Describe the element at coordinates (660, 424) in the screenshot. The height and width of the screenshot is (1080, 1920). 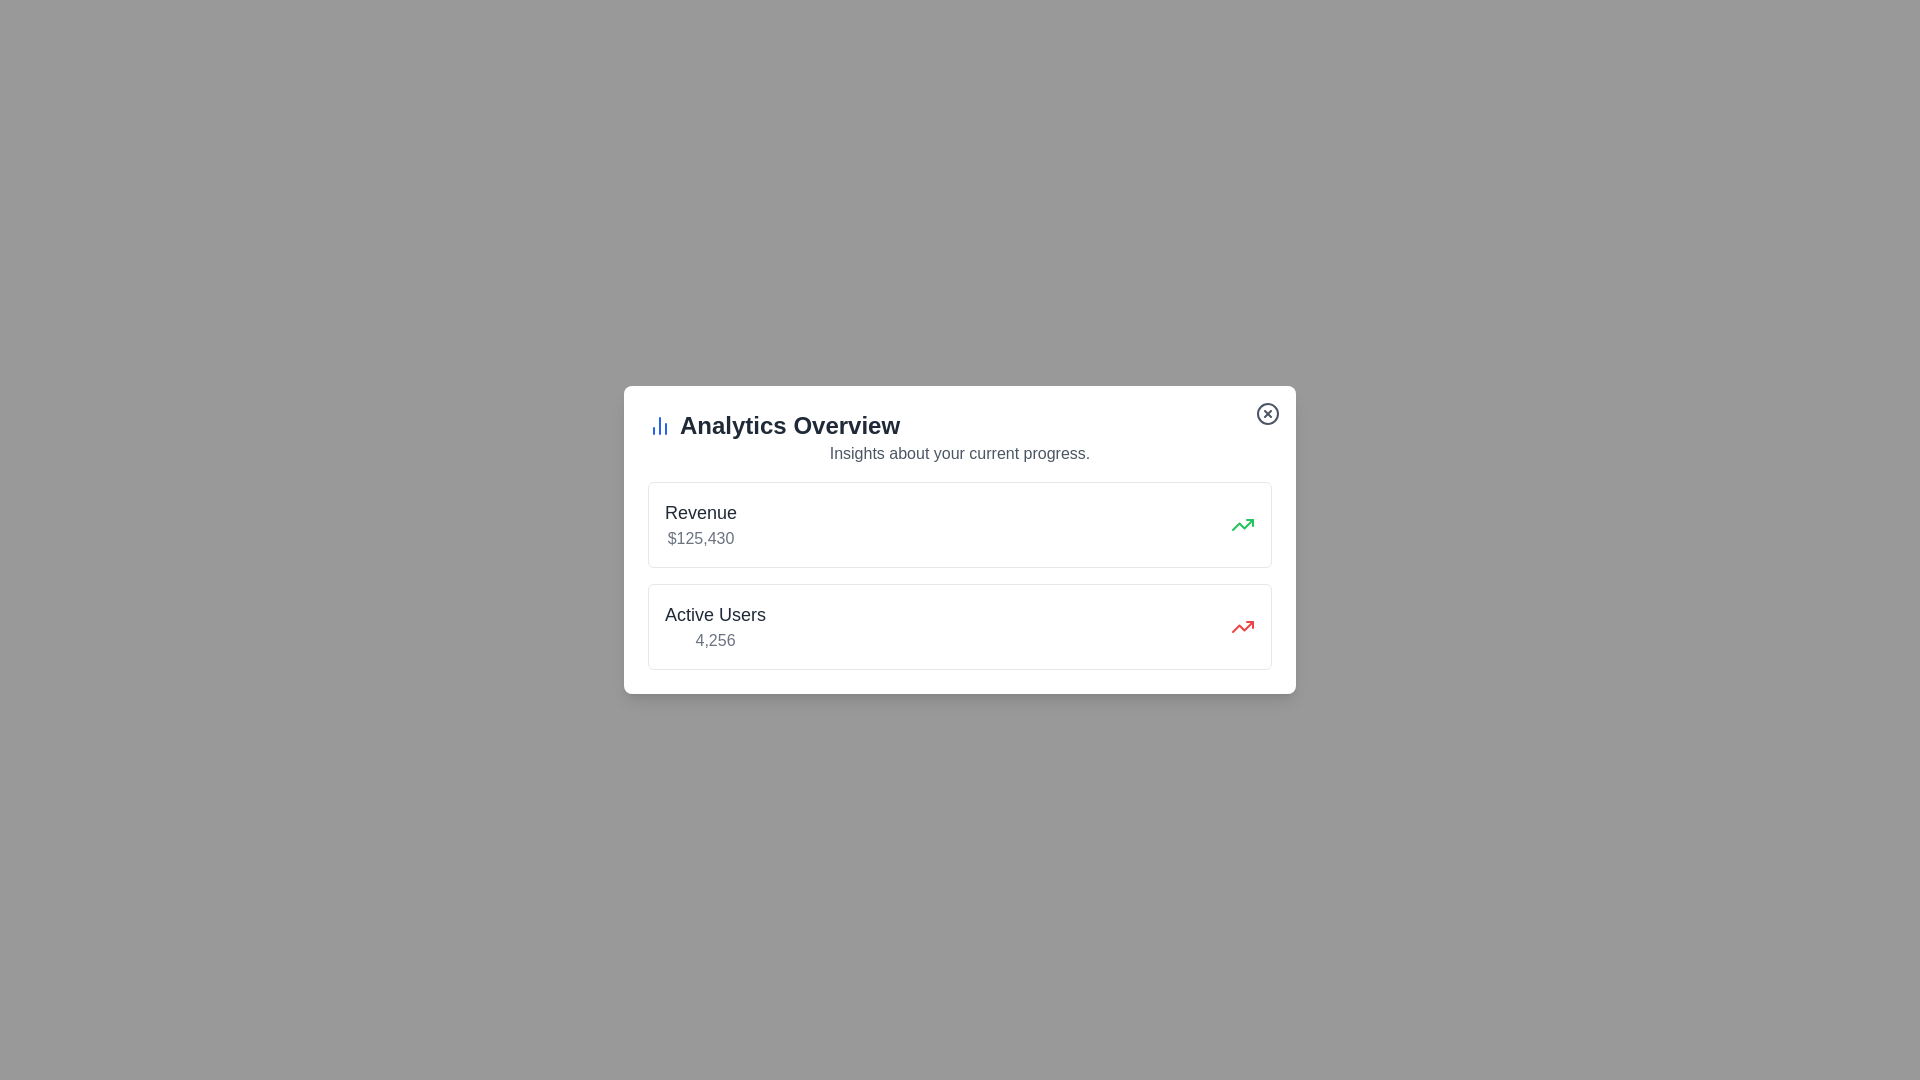
I see `the blue icon resembling a bar chart, which is located to the left of the 'Analytics Overview' title text` at that location.